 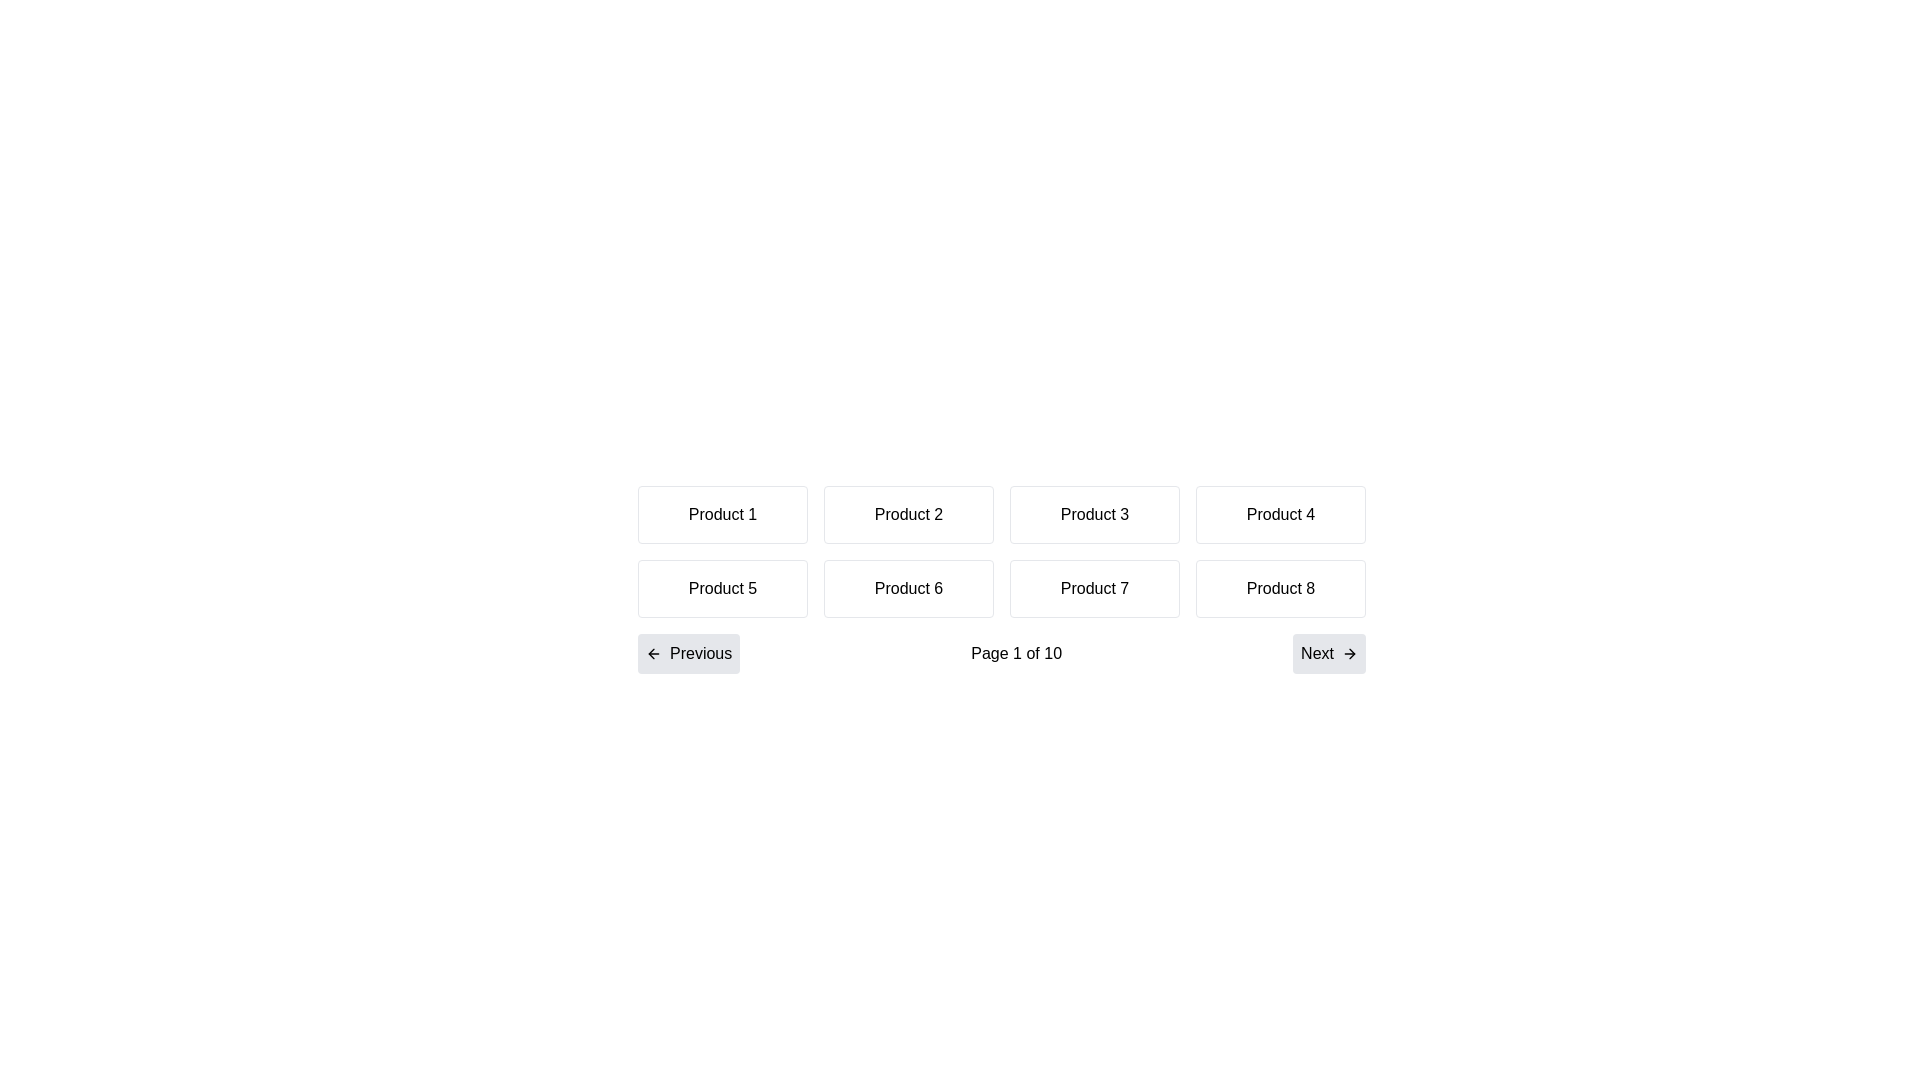 I want to click on the left-pointing arrow icon in the navigation bar, so click(x=651, y=654).